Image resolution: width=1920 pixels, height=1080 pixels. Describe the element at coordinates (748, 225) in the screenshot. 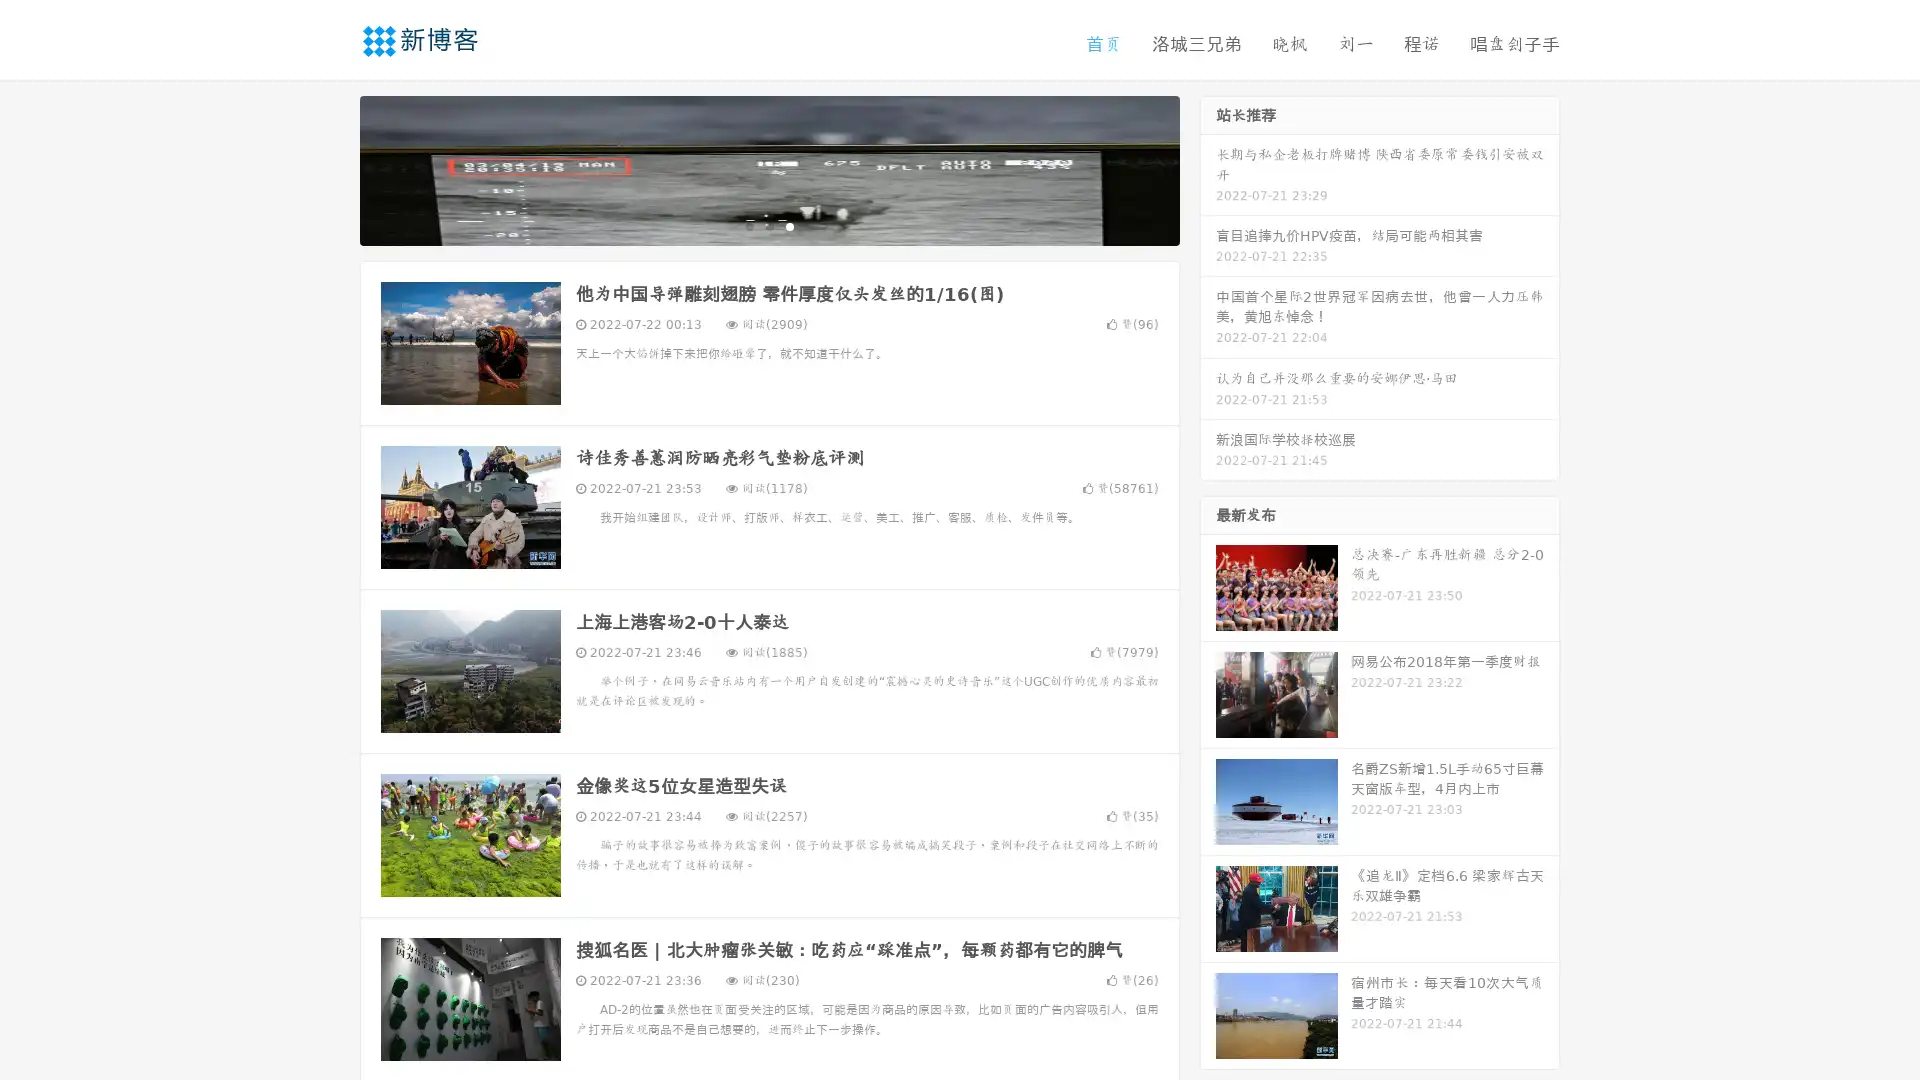

I see `Go to slide 1` at that location.